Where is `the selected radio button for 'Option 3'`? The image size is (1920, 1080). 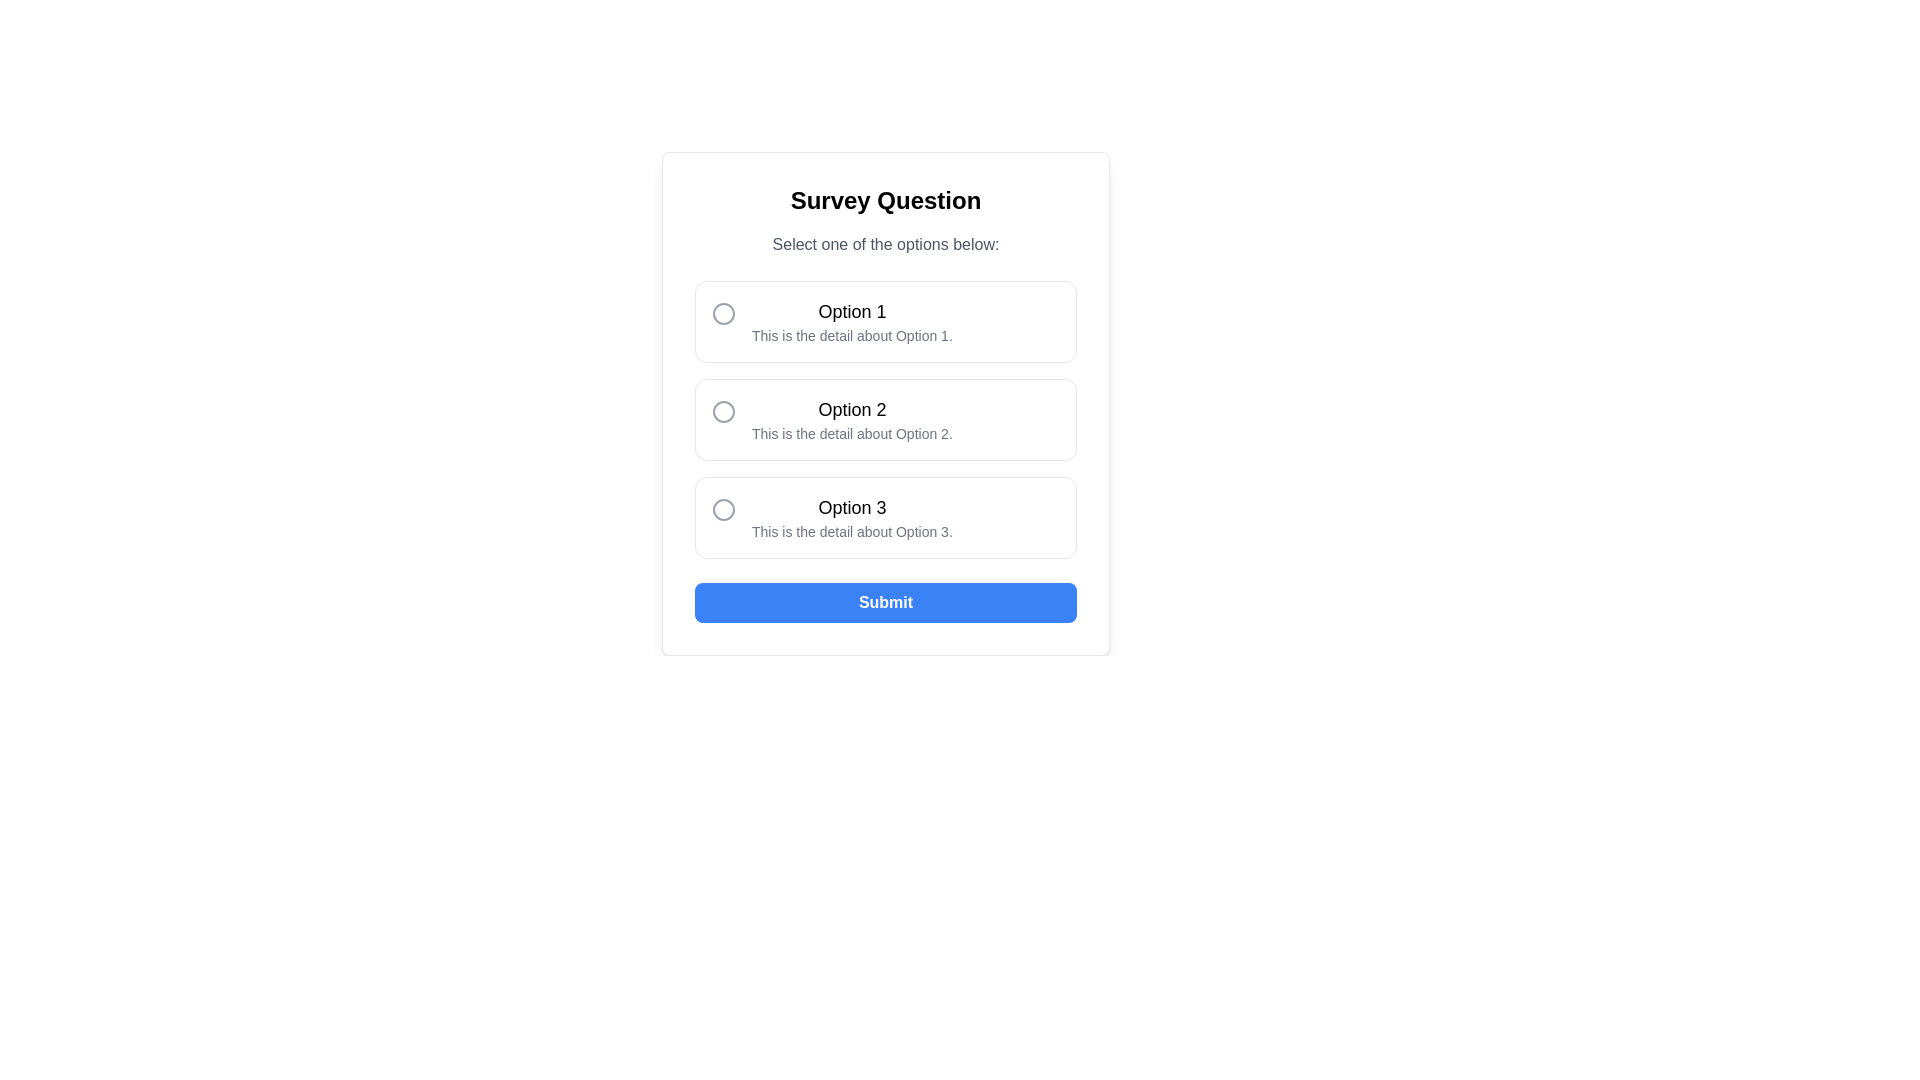
the selected radio button for 'Option 3' is located at coordinates (723, 508).